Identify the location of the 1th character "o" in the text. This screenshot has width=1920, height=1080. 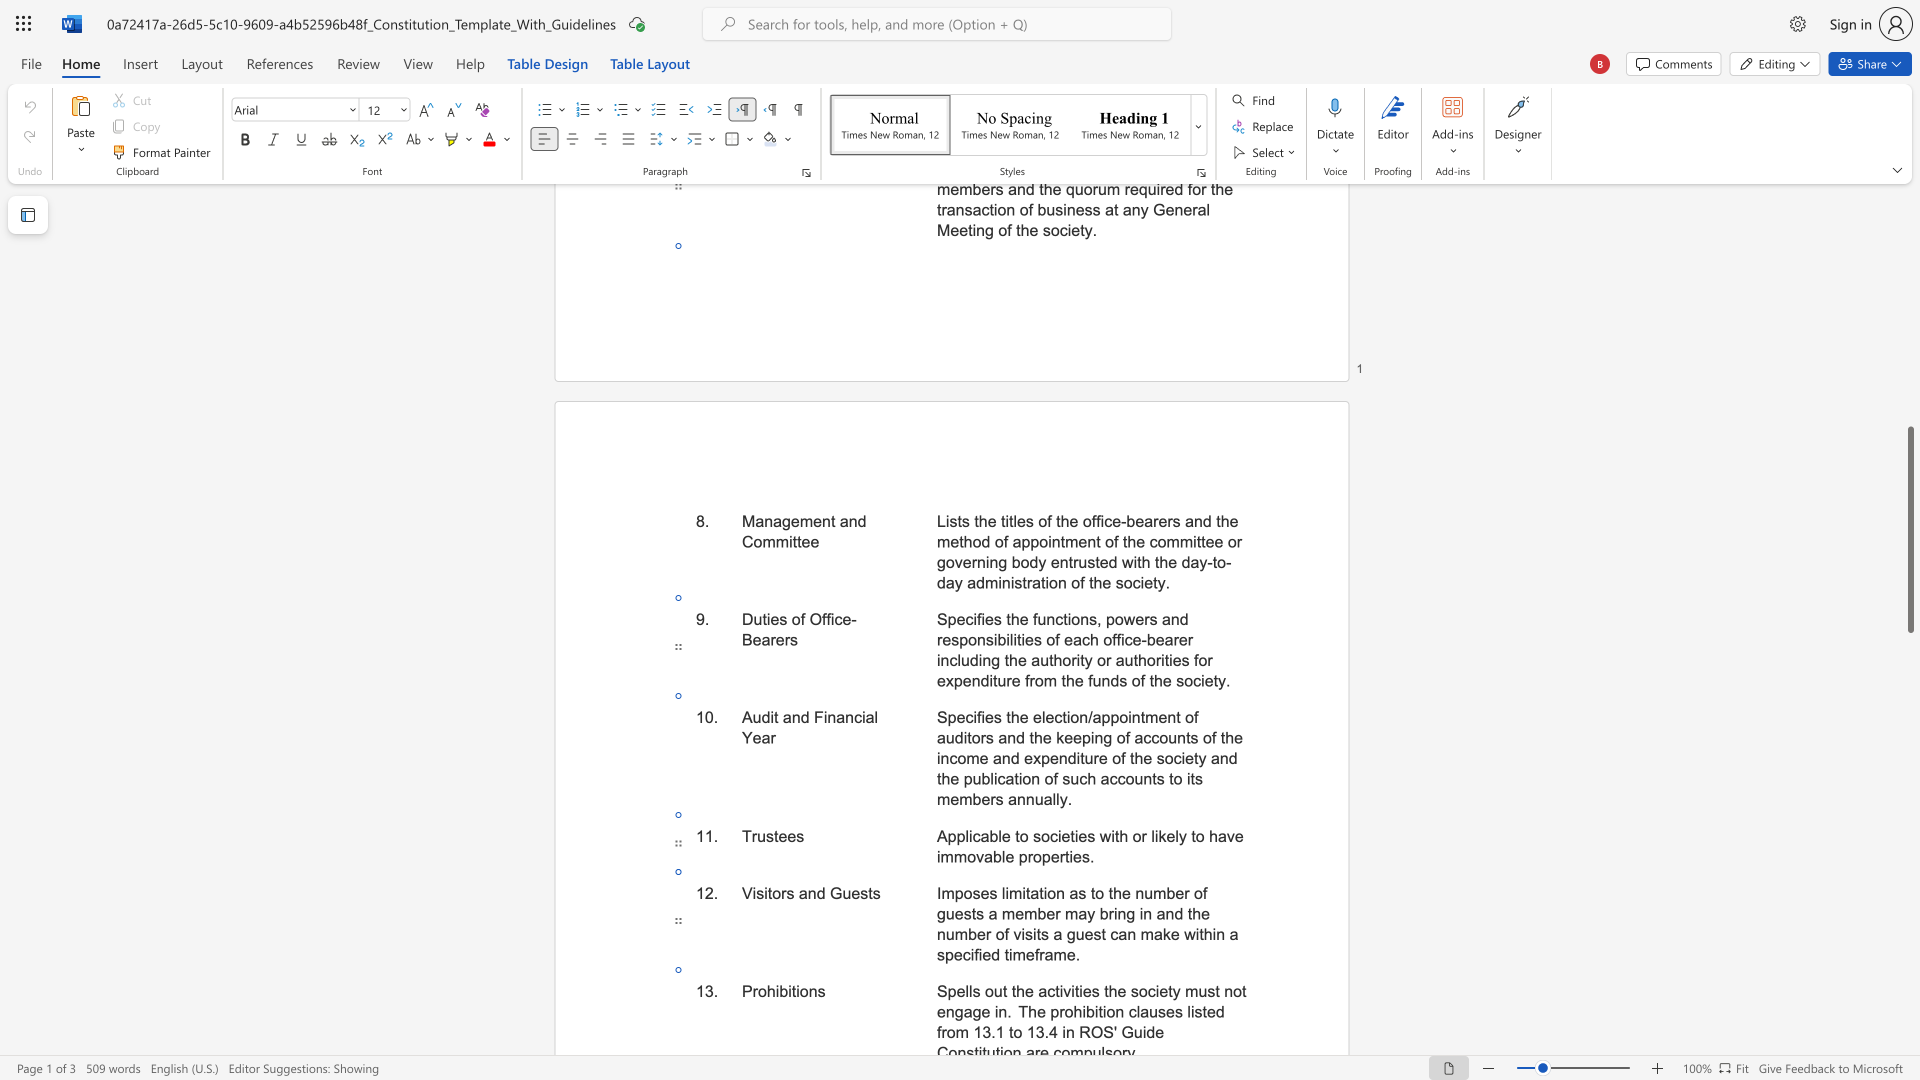
(761, 991).